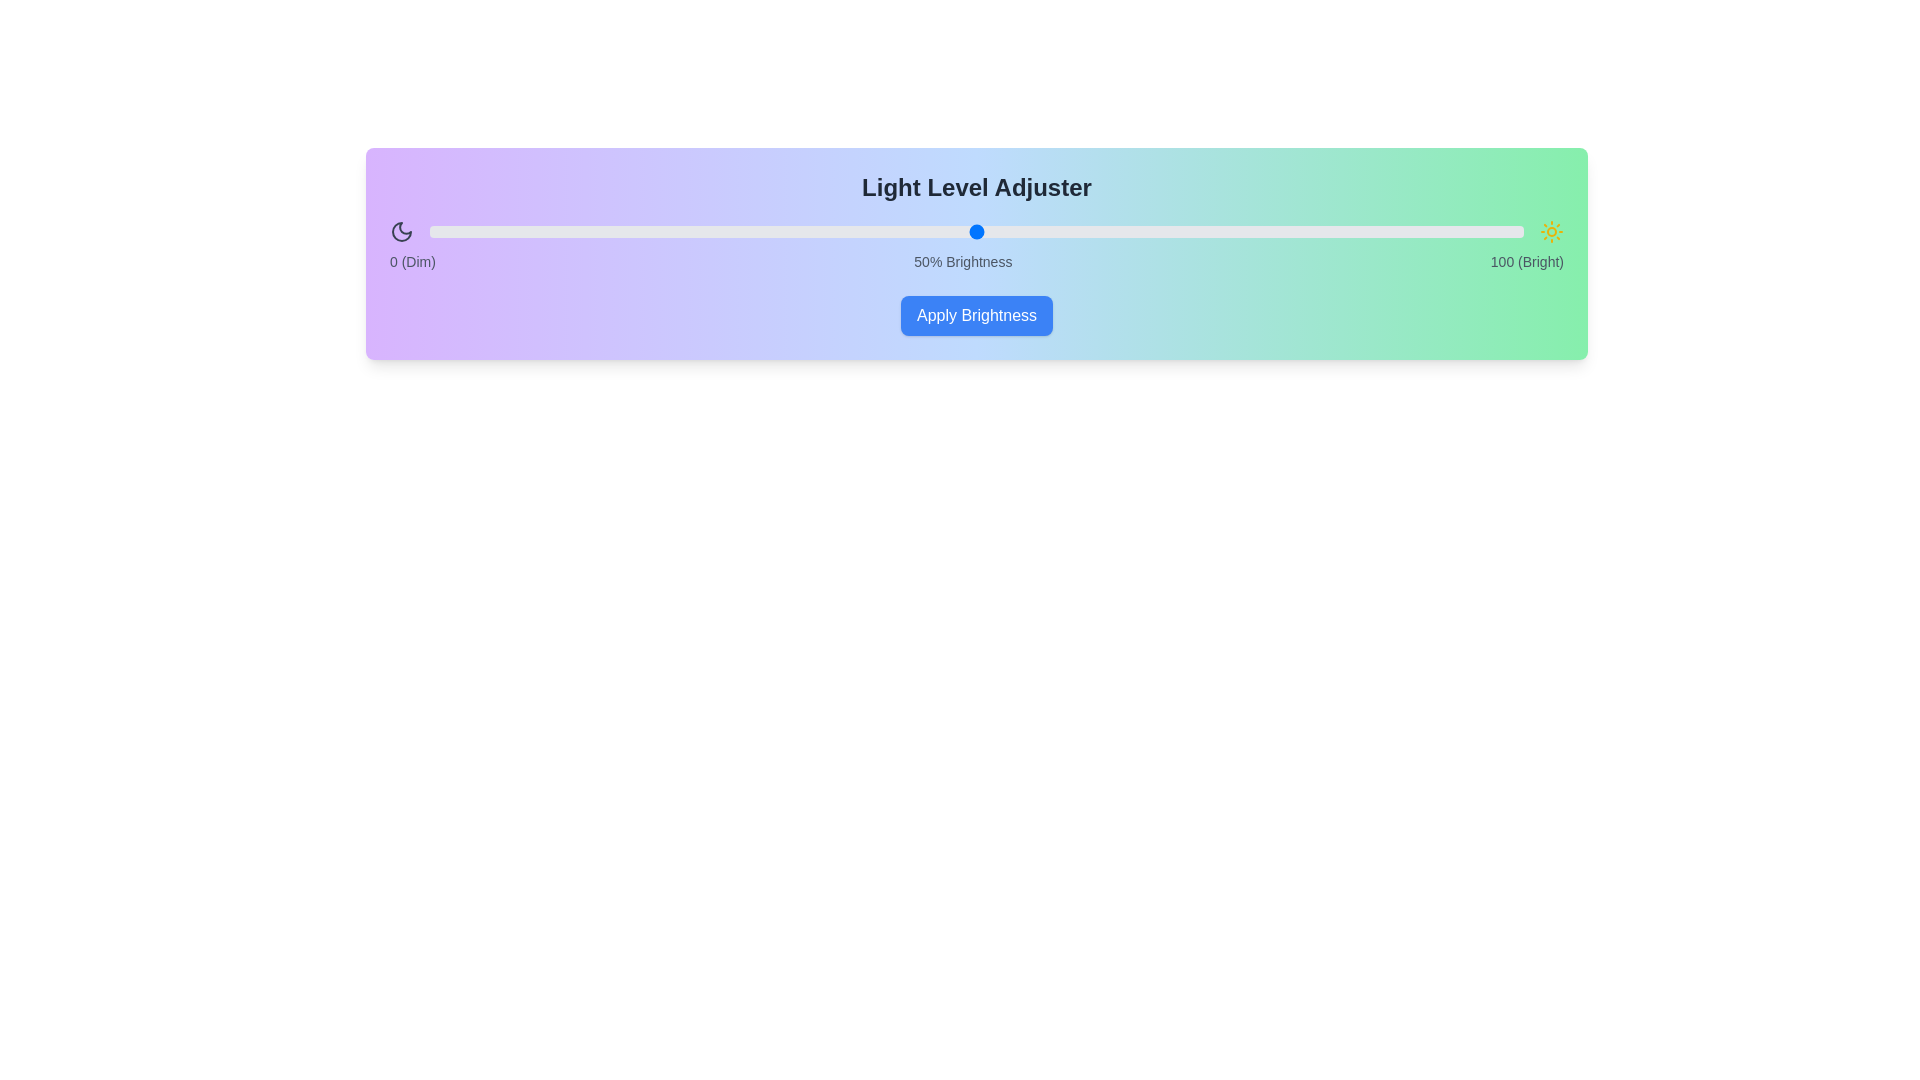 The image size is (1920, 1080). What do you see at coordinates (1260, 230) in the screenshot?
I see `the brightness slider to 76%` at bounding box center [1260, 230].